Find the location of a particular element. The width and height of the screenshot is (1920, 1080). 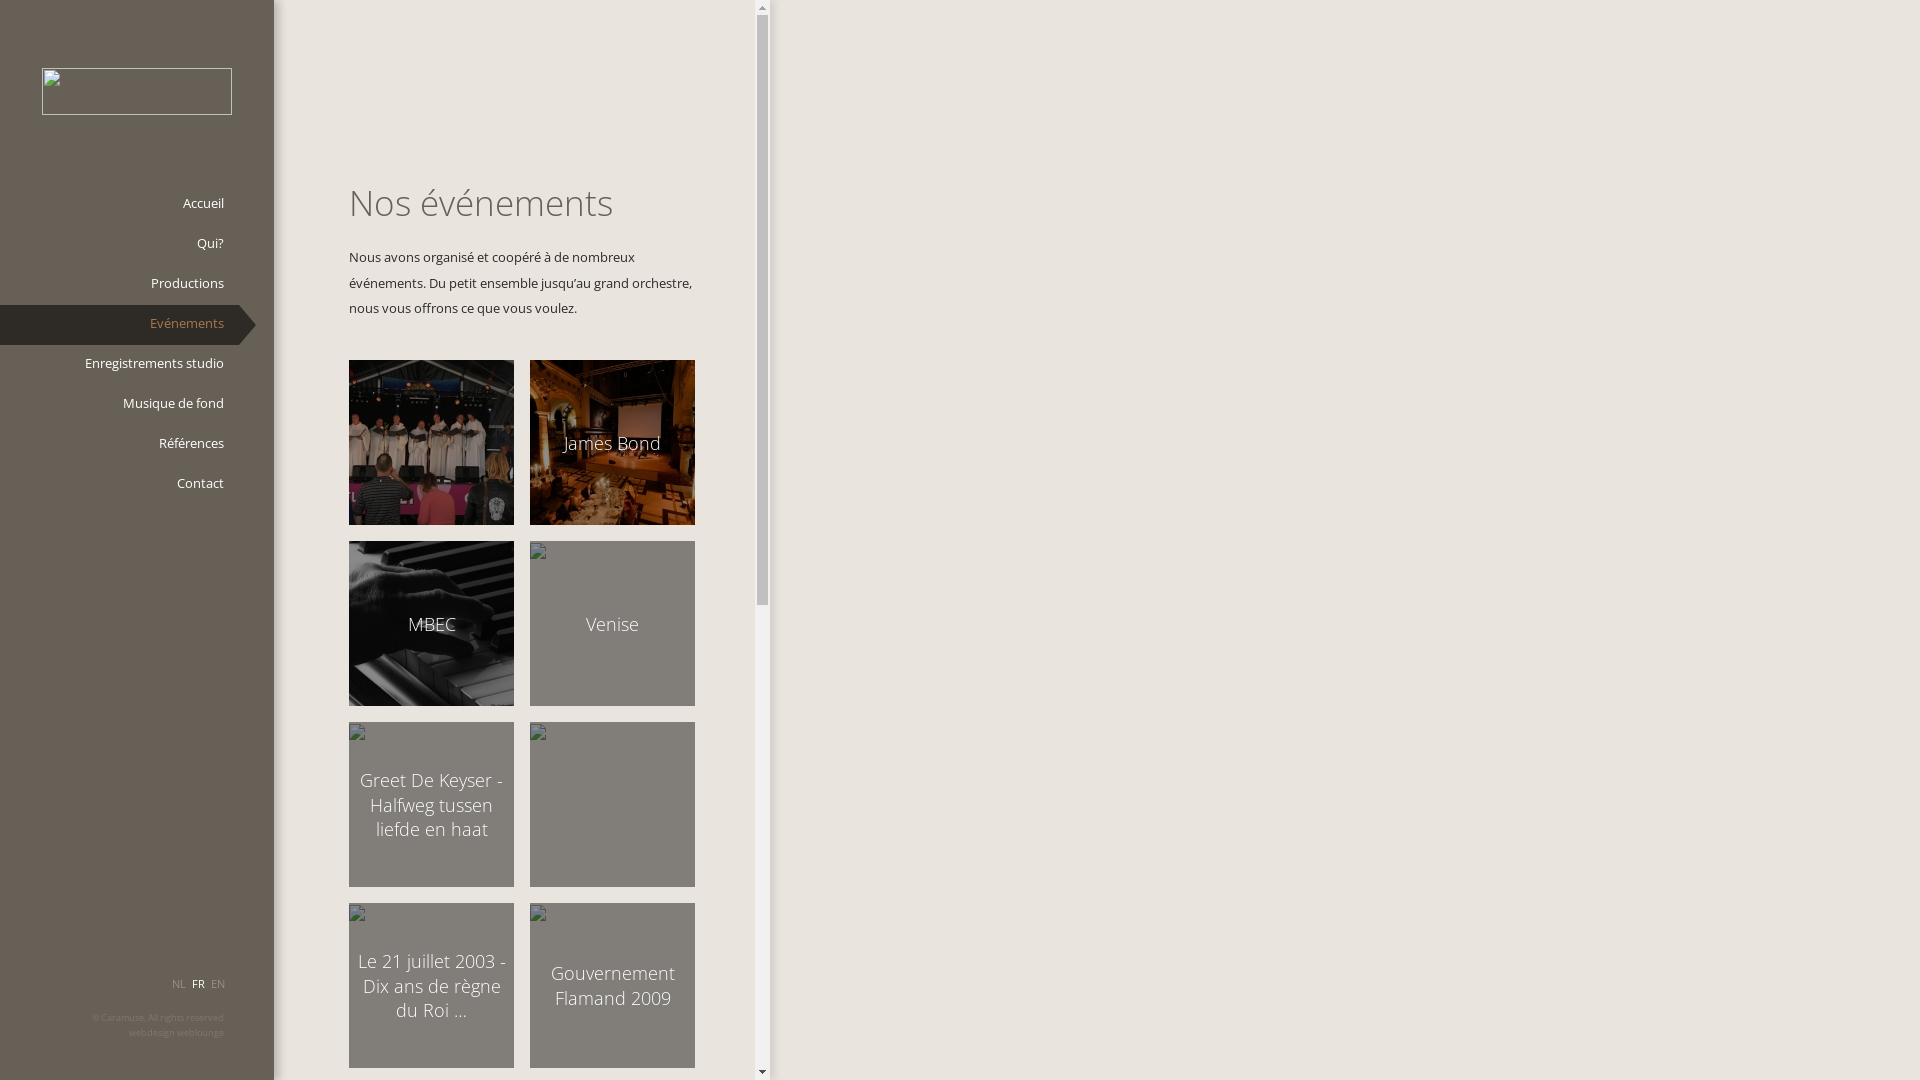

'Enregistrements studio' is located at coordinates (118, 365).